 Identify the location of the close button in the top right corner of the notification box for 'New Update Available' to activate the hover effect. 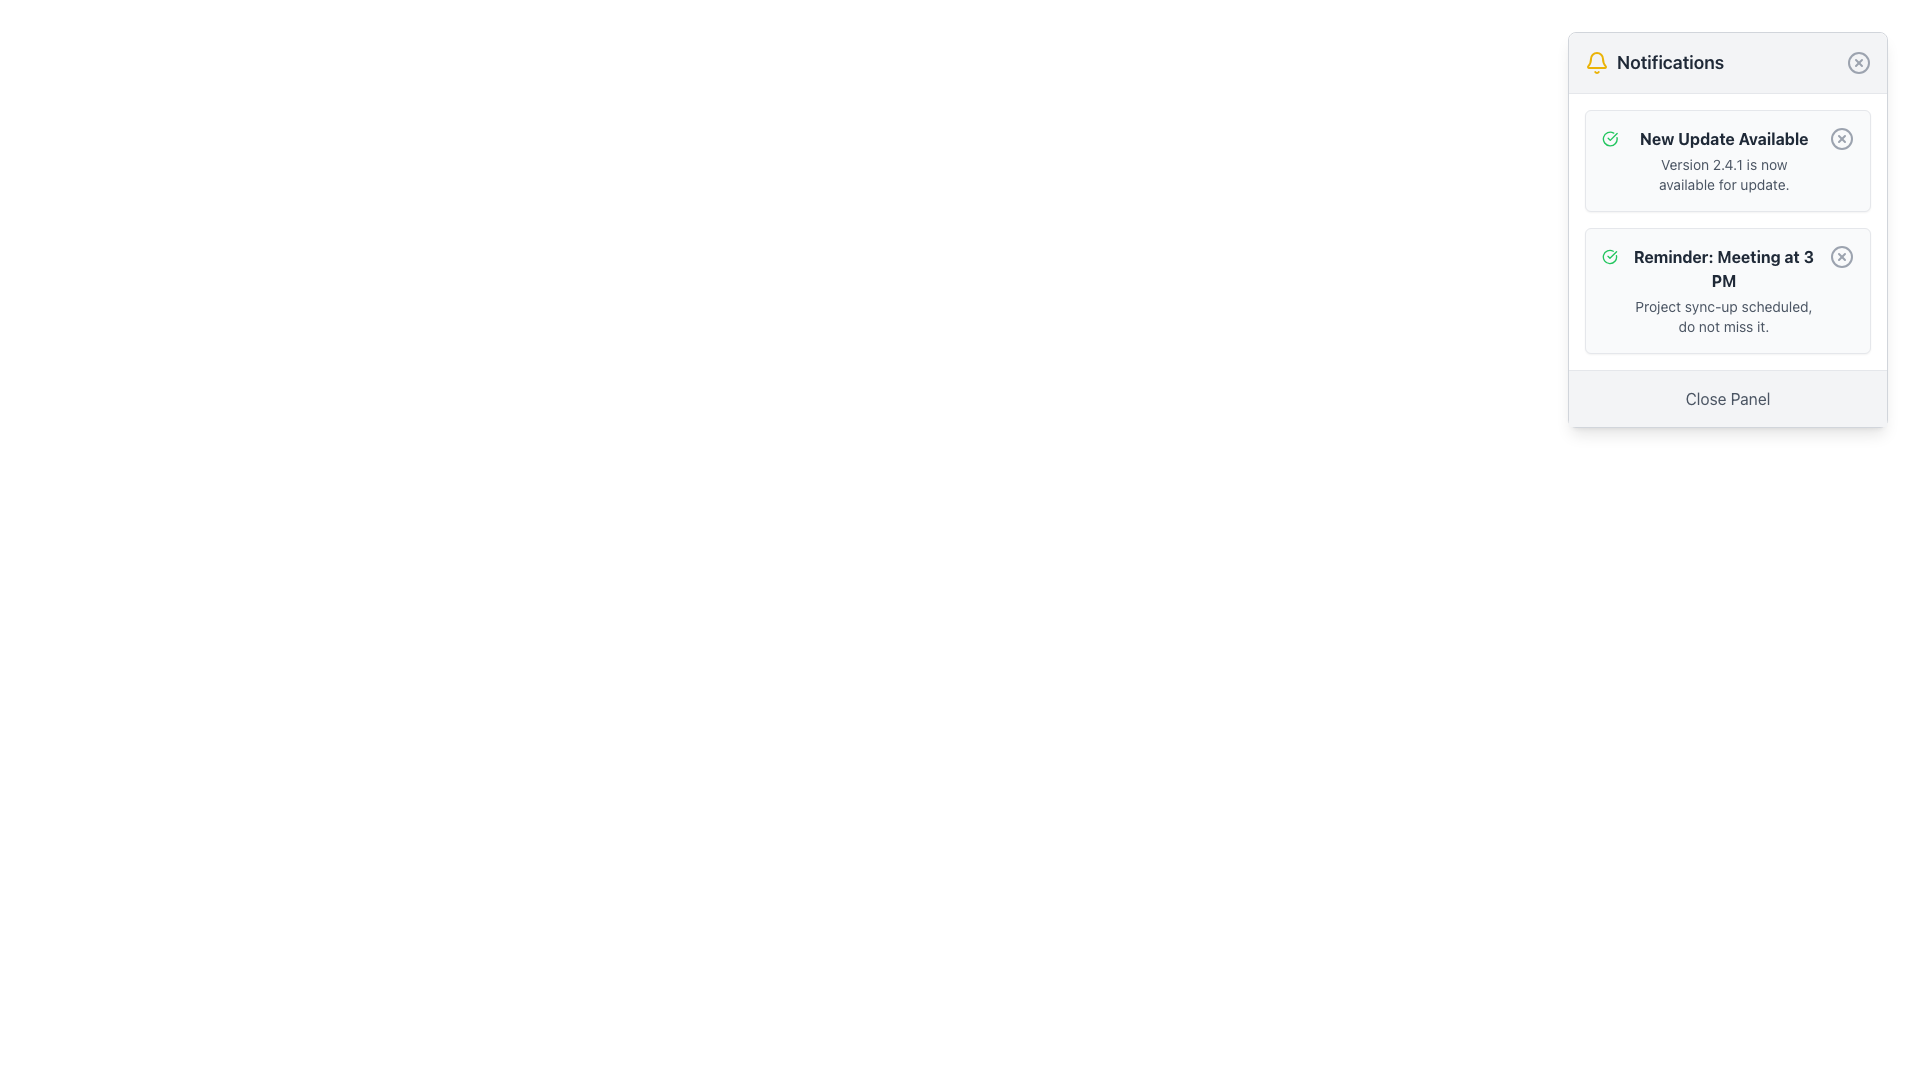
(1841, 137).